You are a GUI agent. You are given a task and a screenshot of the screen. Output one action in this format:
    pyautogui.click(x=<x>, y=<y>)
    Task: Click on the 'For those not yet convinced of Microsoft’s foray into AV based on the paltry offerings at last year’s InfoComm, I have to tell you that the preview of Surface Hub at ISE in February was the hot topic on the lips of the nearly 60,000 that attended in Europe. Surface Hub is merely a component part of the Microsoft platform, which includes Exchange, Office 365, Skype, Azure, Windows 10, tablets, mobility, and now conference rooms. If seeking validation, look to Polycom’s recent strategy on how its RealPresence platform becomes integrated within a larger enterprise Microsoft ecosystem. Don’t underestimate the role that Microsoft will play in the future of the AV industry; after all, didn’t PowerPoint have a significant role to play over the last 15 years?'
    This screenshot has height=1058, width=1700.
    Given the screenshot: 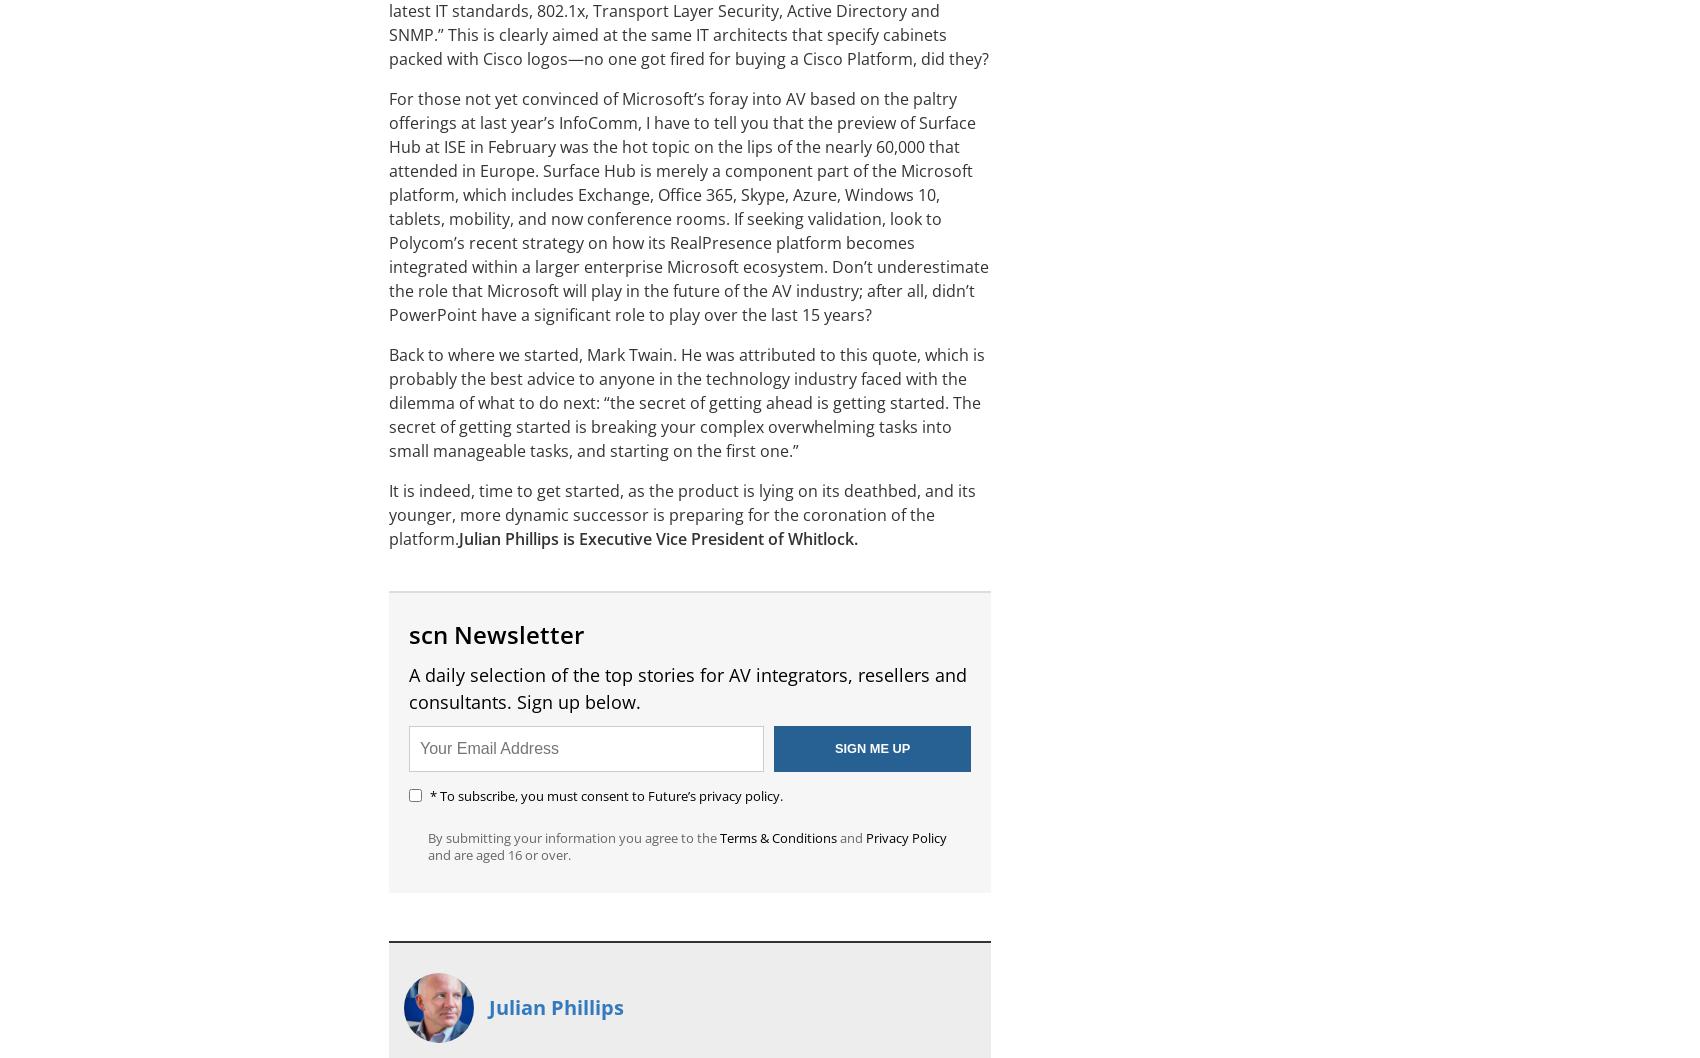 What is the action you would take?
    pyautogui.click(x=387, y=207)
    